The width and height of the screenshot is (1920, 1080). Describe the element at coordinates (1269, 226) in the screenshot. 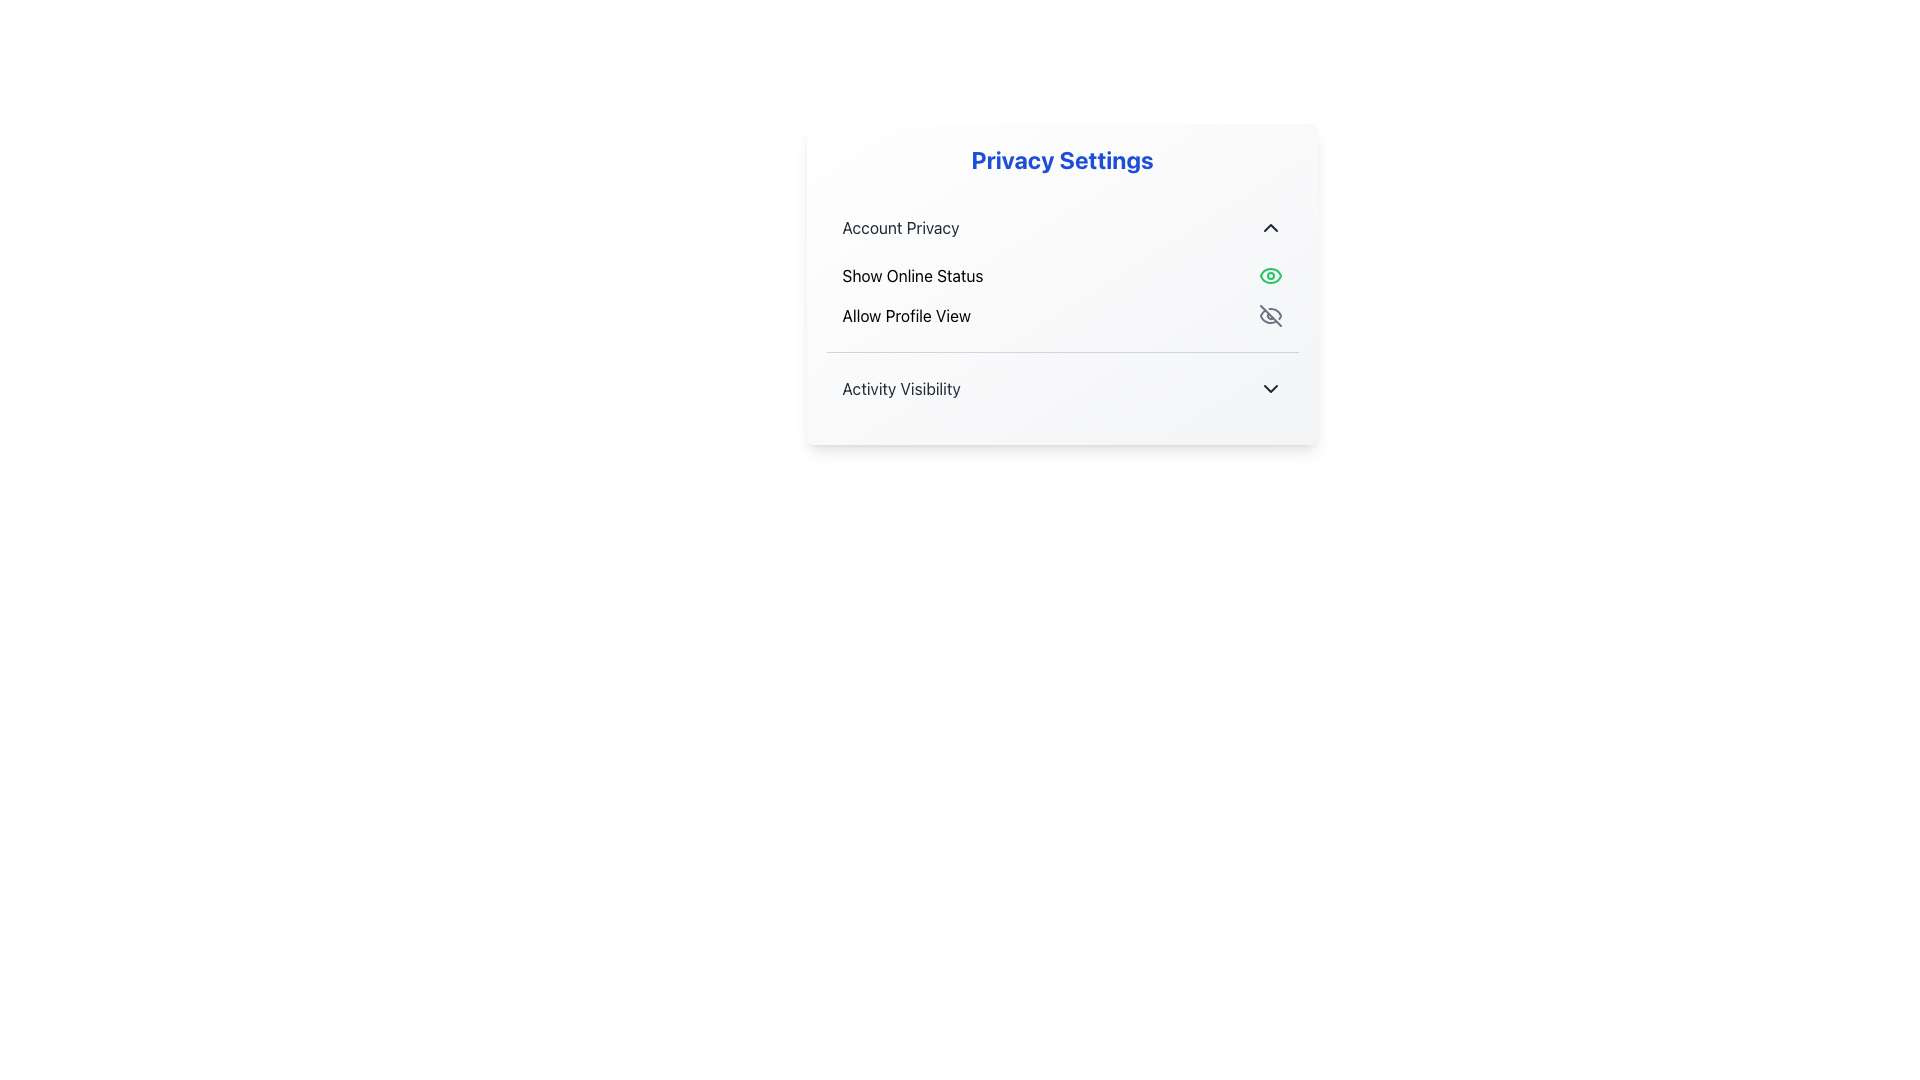

I see `the Chevron-Up icon, which is a small upward-facing chevron arrow located to the far right of the 'Account Privacy' text label within the Privacy Settings menu` at that location.